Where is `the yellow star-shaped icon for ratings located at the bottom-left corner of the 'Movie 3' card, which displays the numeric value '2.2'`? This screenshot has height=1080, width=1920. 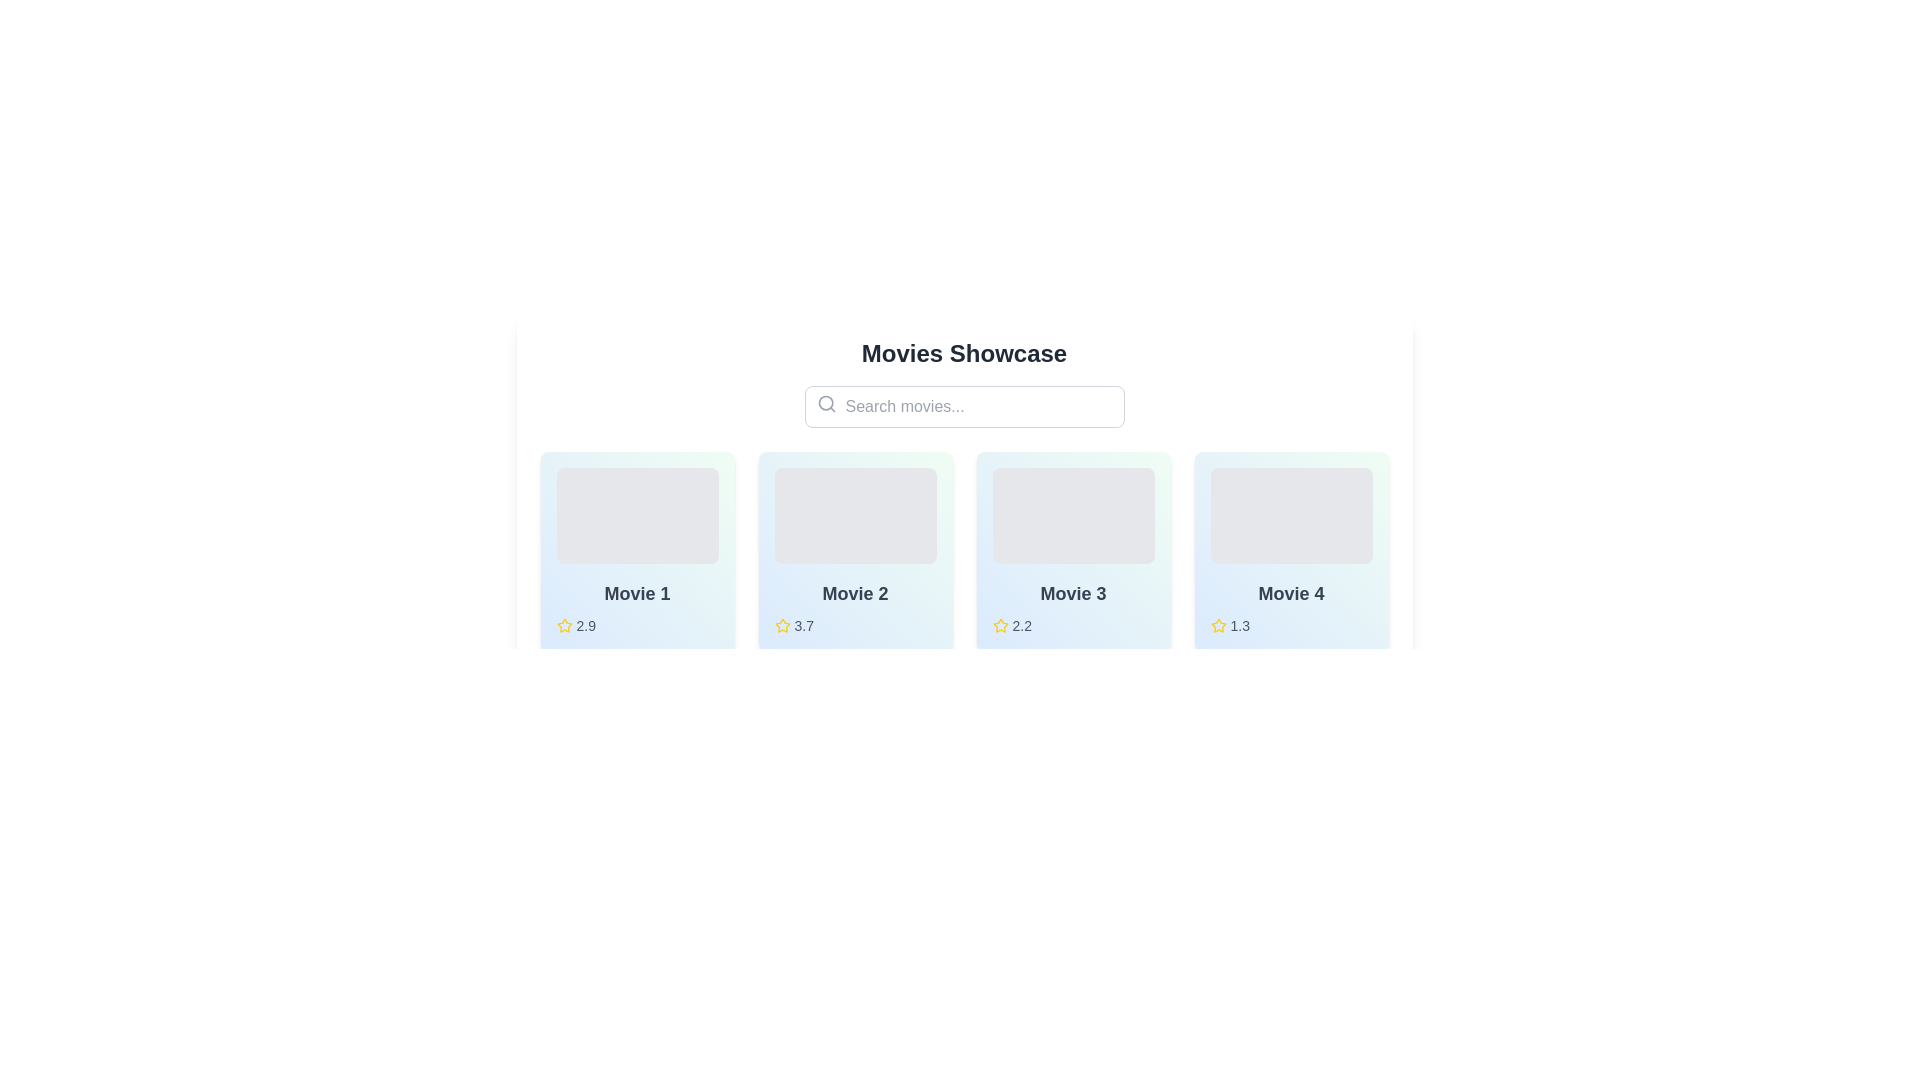 the yellow star-shaped icon for ratings located at the bottom-left corner of the 'Movie 3' card, which displays the numeric value '2.2' is located at coordinates (1000, 624).